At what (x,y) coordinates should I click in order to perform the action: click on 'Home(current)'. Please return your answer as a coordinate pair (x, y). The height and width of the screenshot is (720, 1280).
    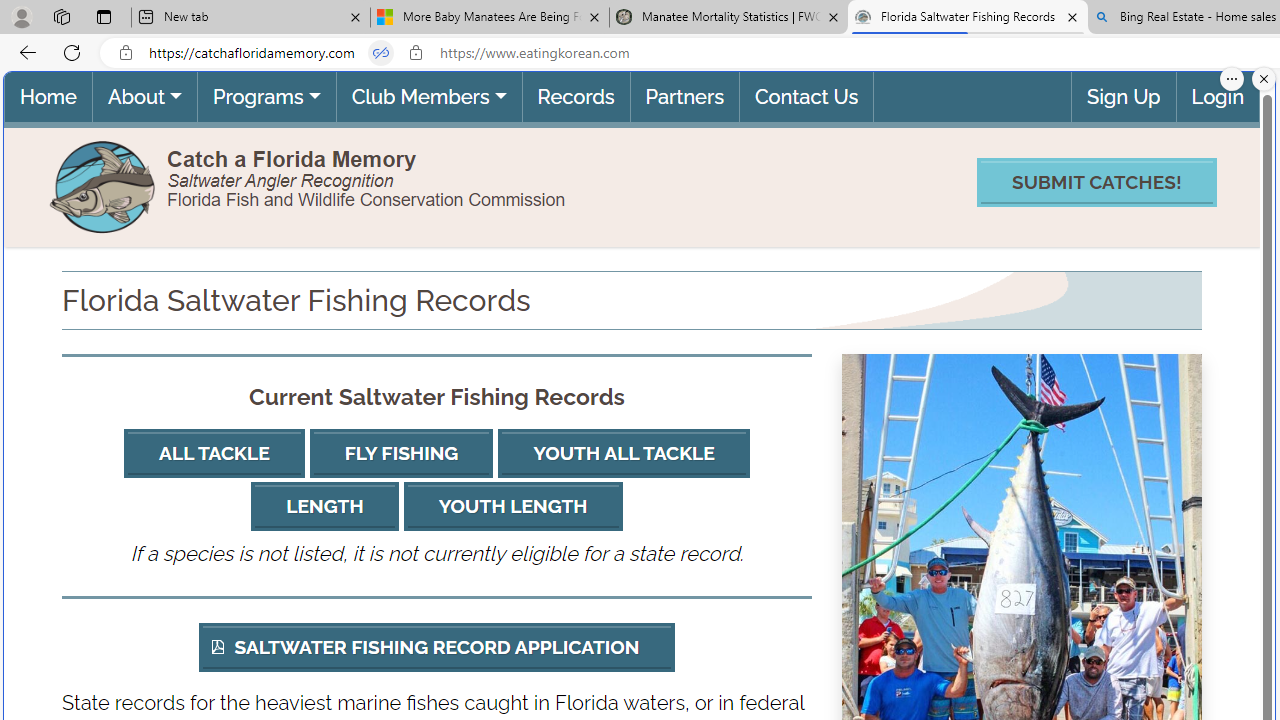
    Looking at the image, I should click on (48, 96).